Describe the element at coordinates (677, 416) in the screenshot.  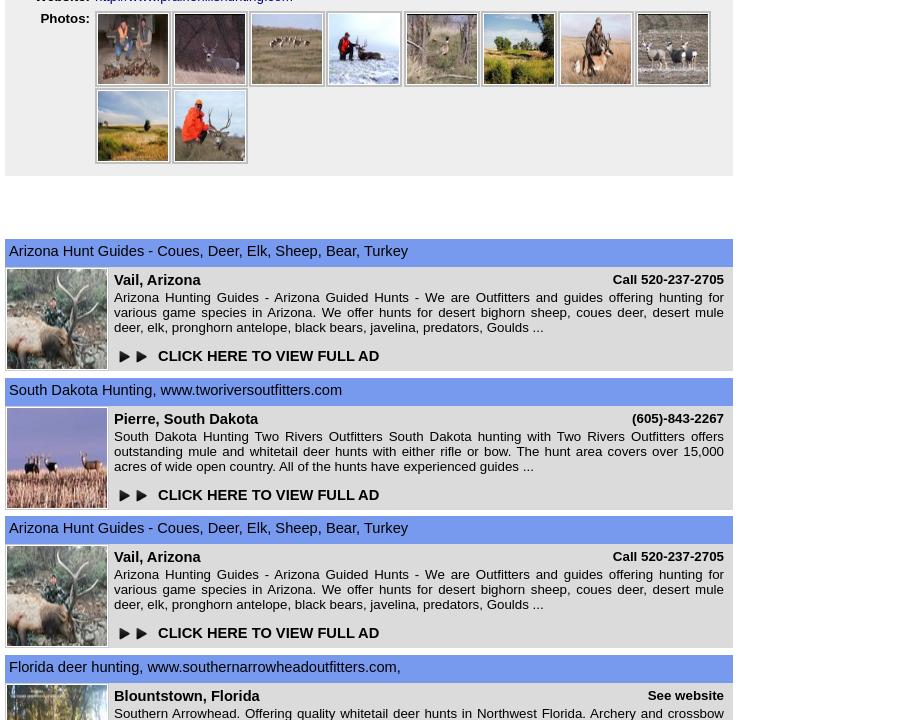
I see `'(605)-843-2267'` at that location.